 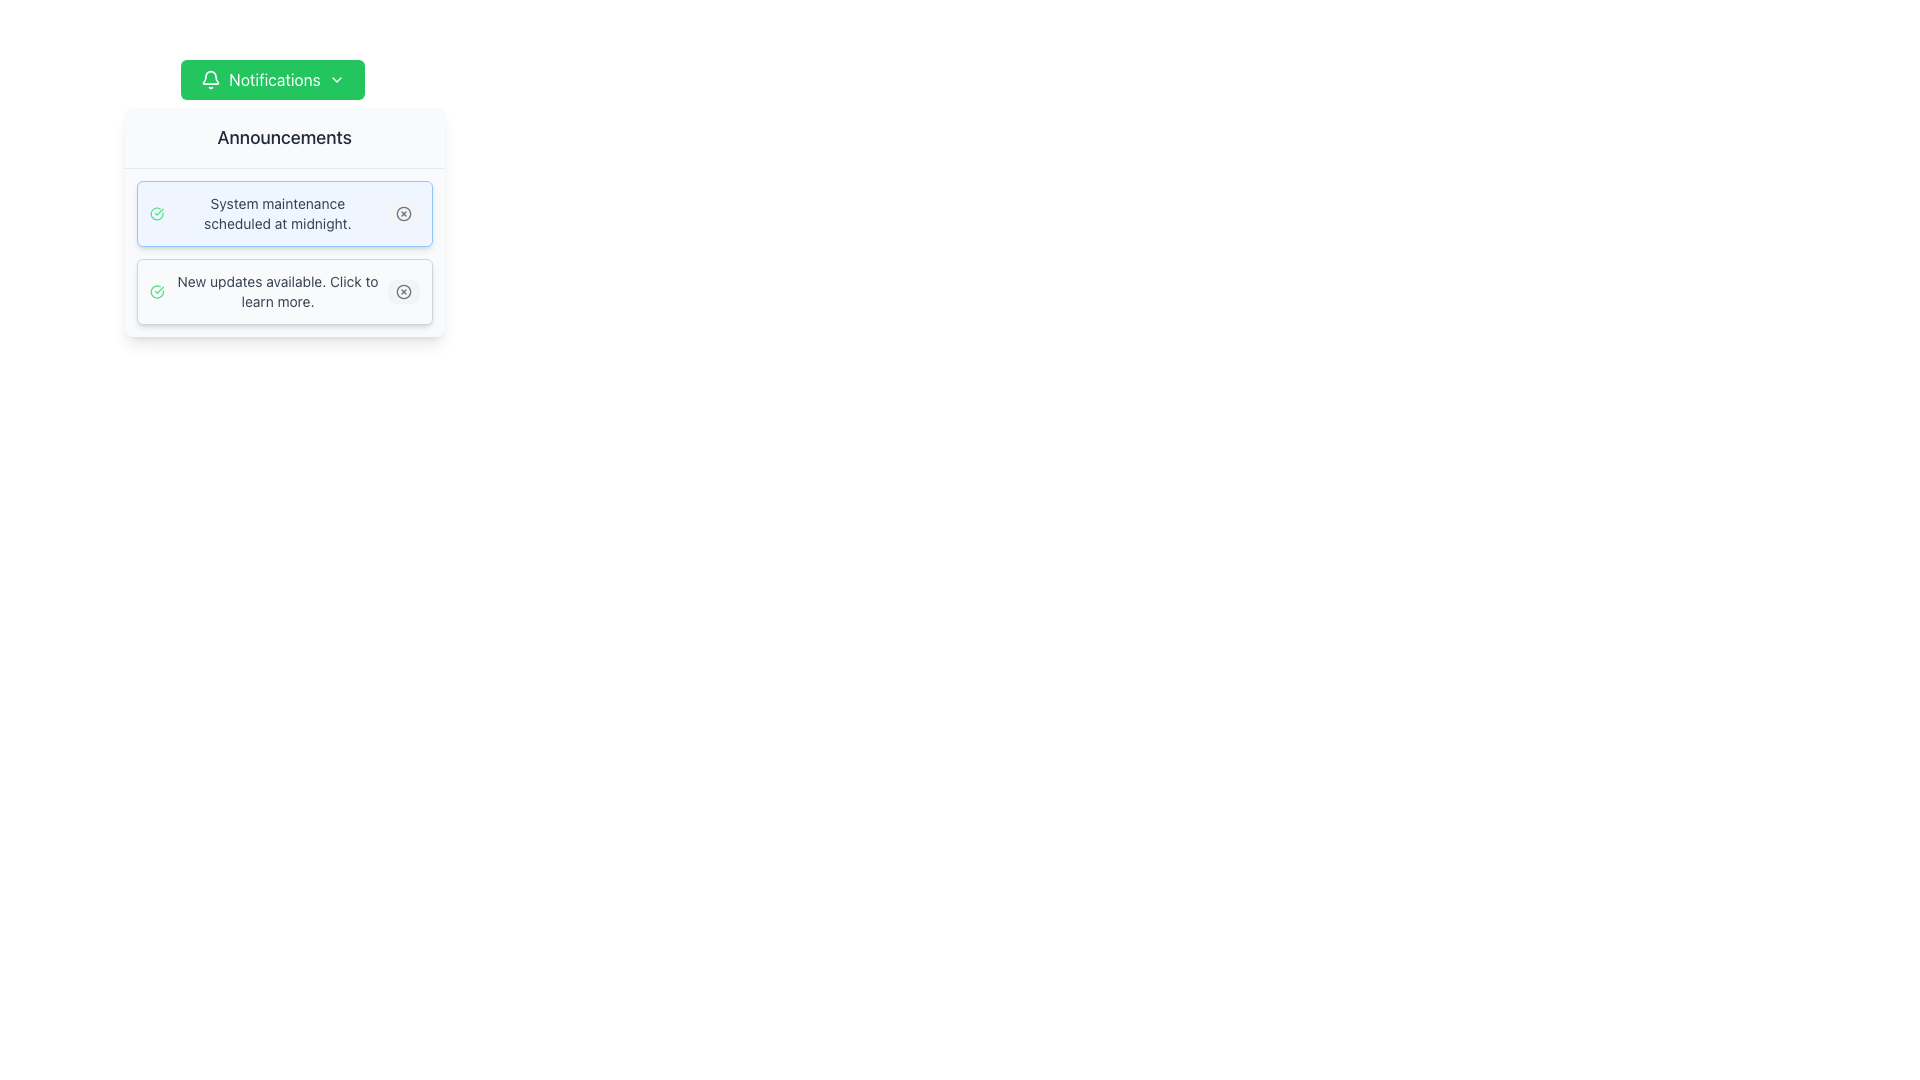 What do you see at coordinates (283, 213) in the screenshot?
I see `text content from the notification block with a light blue background stating 'System maintenance scheduled at midnight'` at bounding box center [283, 213].